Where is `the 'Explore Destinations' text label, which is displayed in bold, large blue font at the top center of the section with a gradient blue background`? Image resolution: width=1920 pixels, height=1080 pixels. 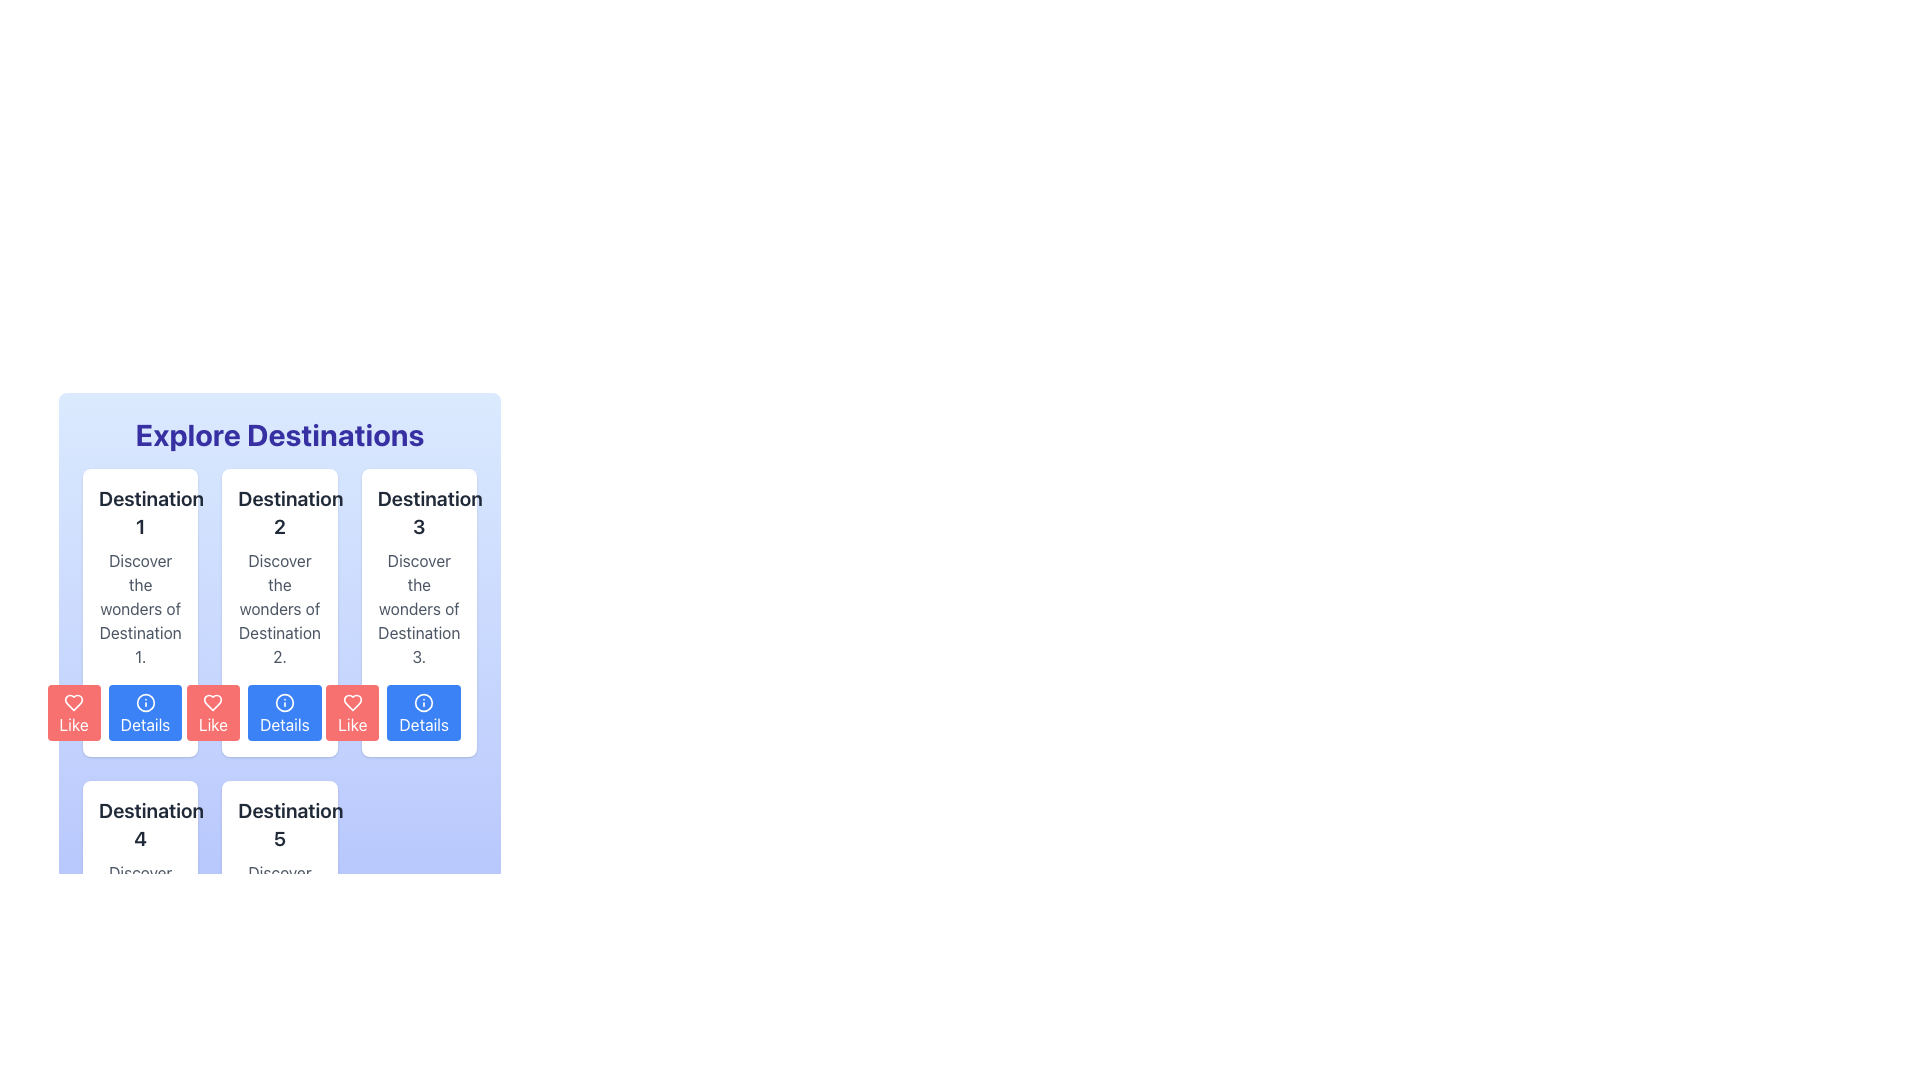
the 'Explore Destinations' text label, which is displayed in bold, large blue font at the top center of the section with a gradient blue background is located at coordinates (278, 434).